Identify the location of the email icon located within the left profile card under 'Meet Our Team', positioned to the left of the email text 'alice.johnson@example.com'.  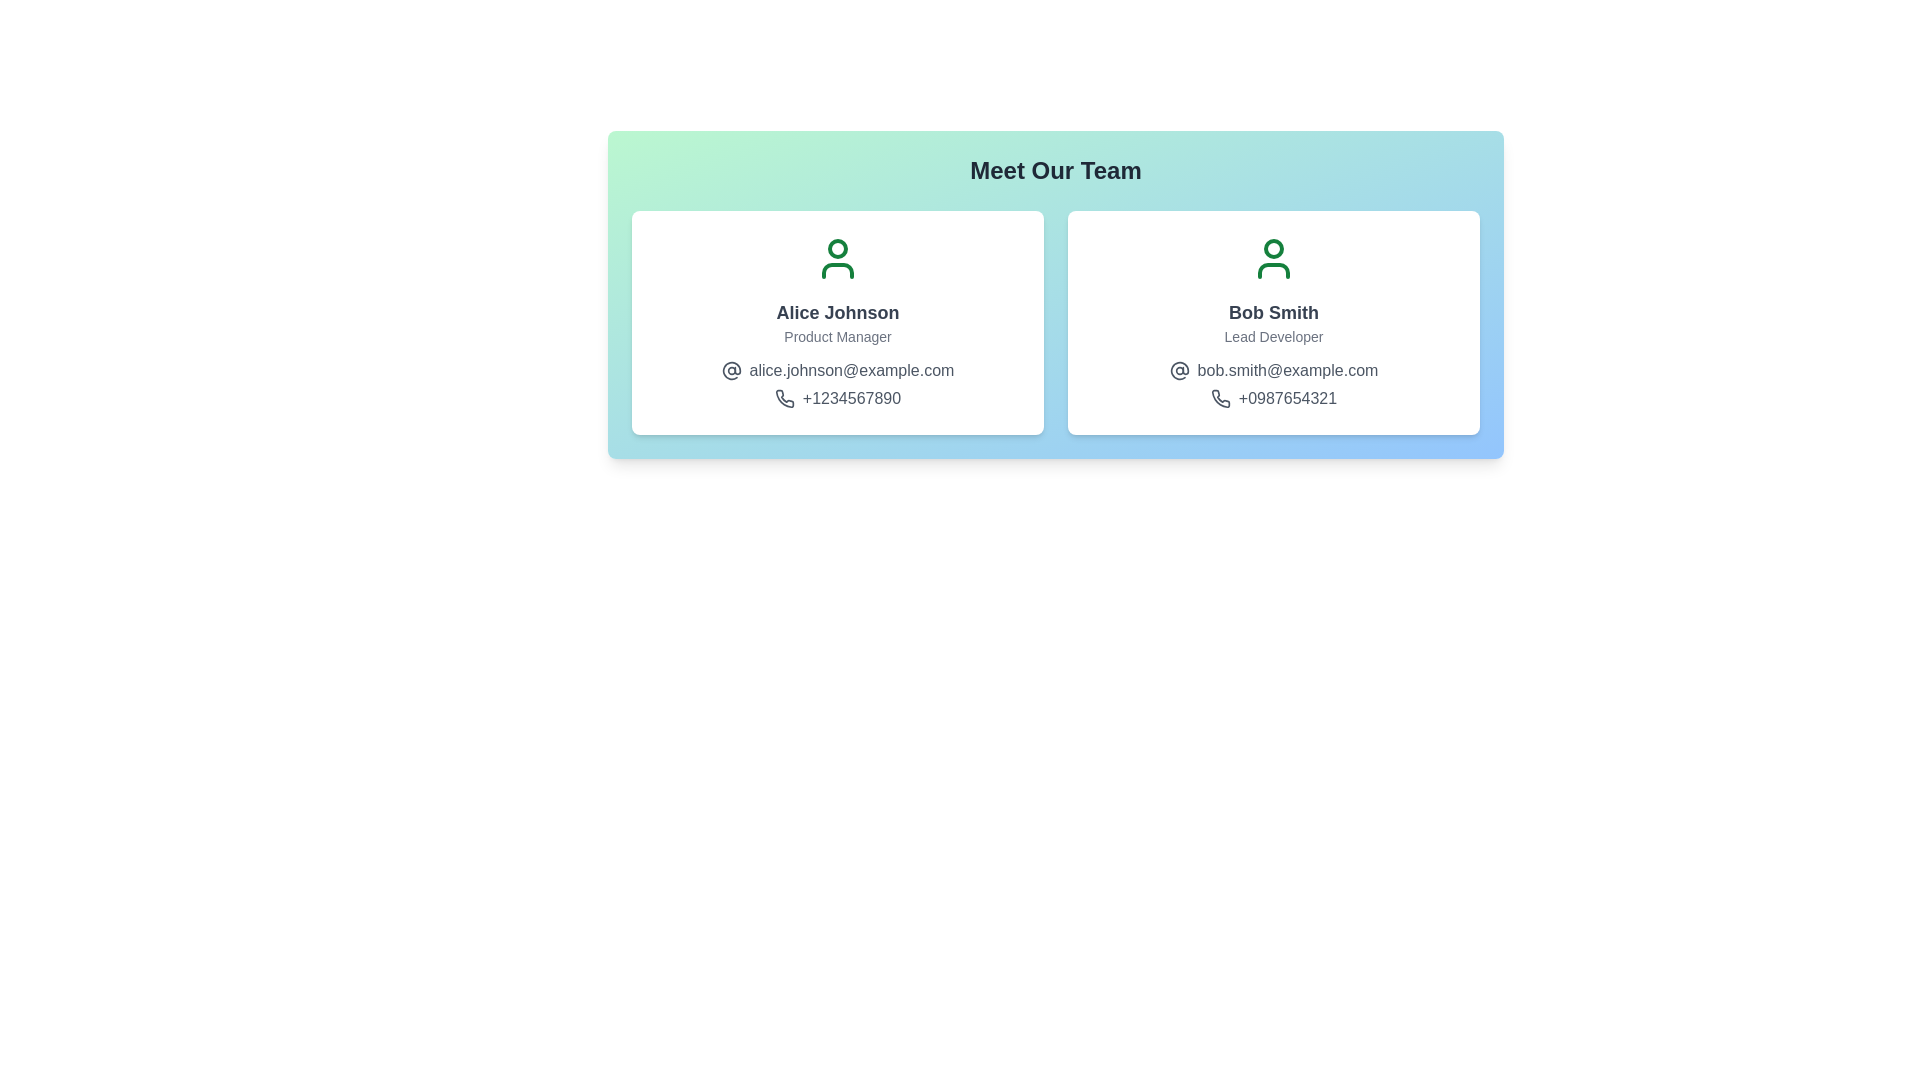
(730, 370).